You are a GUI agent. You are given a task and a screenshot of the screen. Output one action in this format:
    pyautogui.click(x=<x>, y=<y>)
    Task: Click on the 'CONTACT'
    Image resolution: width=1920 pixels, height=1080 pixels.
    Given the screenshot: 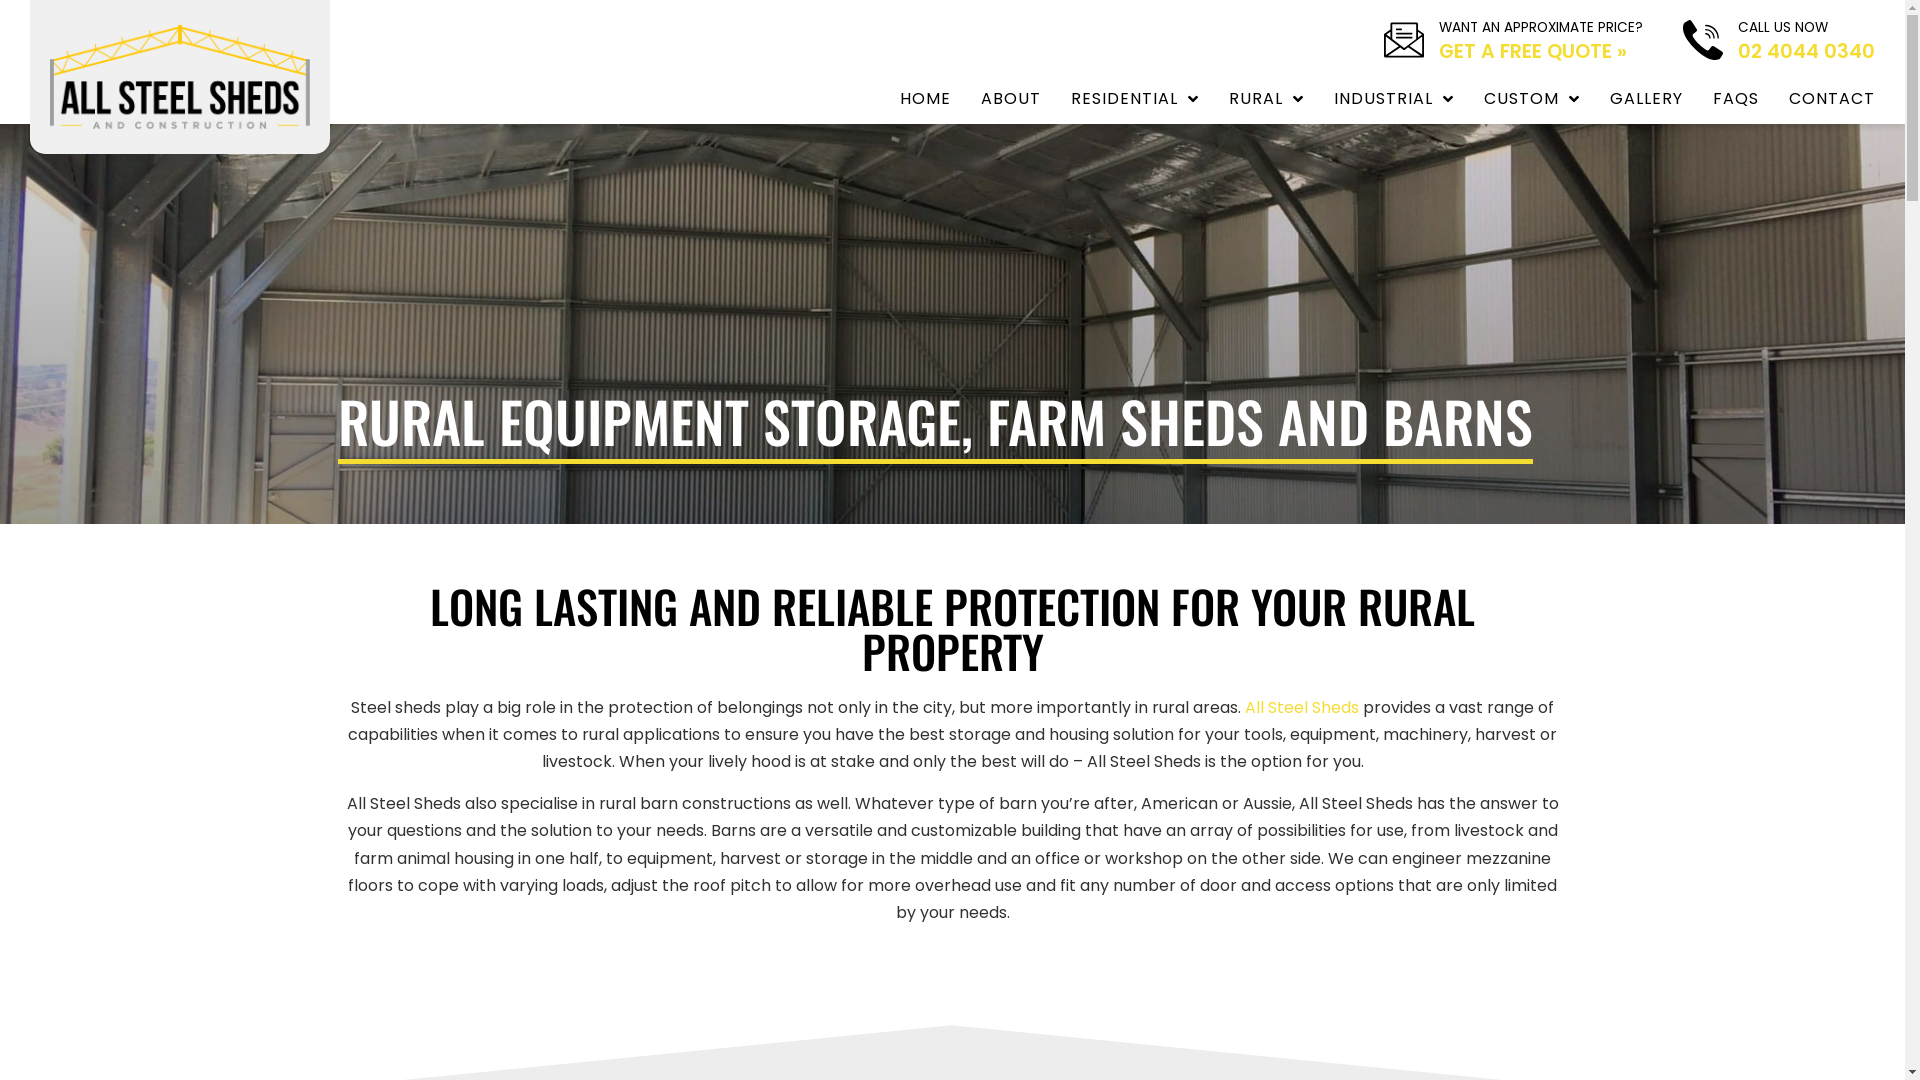 What is the action you would take?
    pyautogui.click(x=1832, y=99)
    